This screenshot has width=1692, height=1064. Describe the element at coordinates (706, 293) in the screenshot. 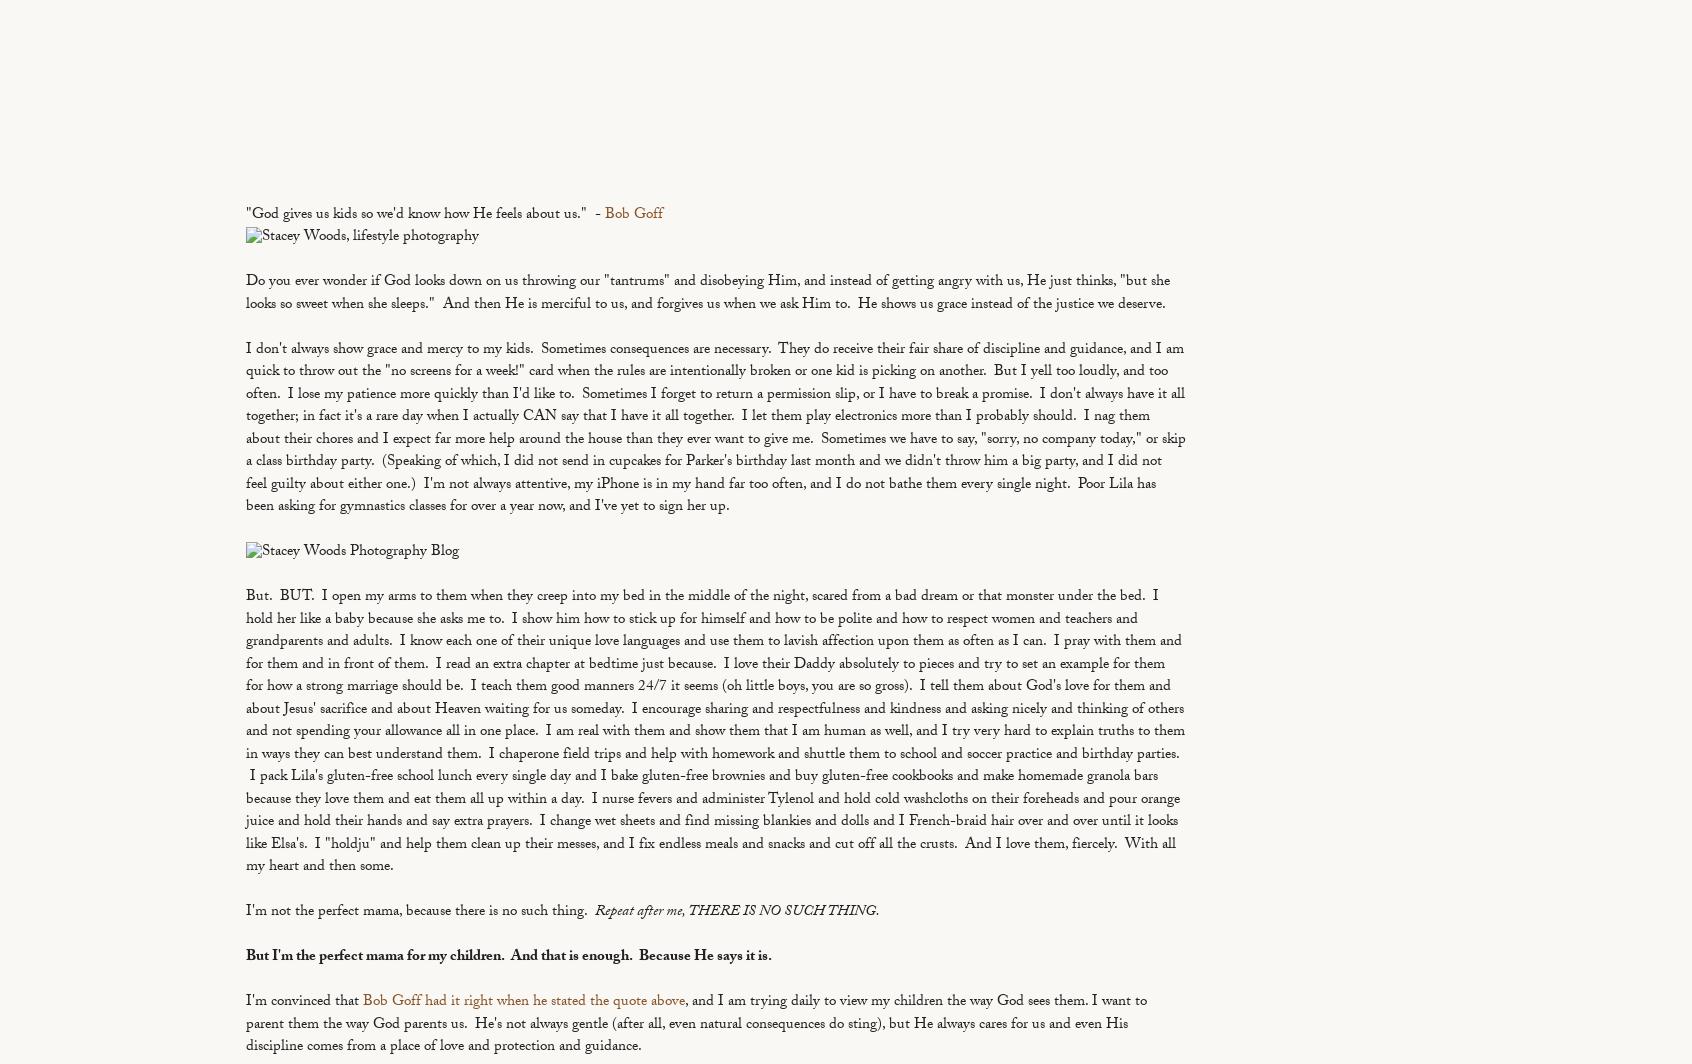

I see `'Do you ever wonder if God looks down on us throwing our "tantrums" and disobeying Him, and instead of getting angry with us, He just thinks, "but she looks so sweet when she sleeps."  And then He is merciful to us, and forgives us when we ask Him to.  He shows us grace instead of the justice we deserve.'` at that location.